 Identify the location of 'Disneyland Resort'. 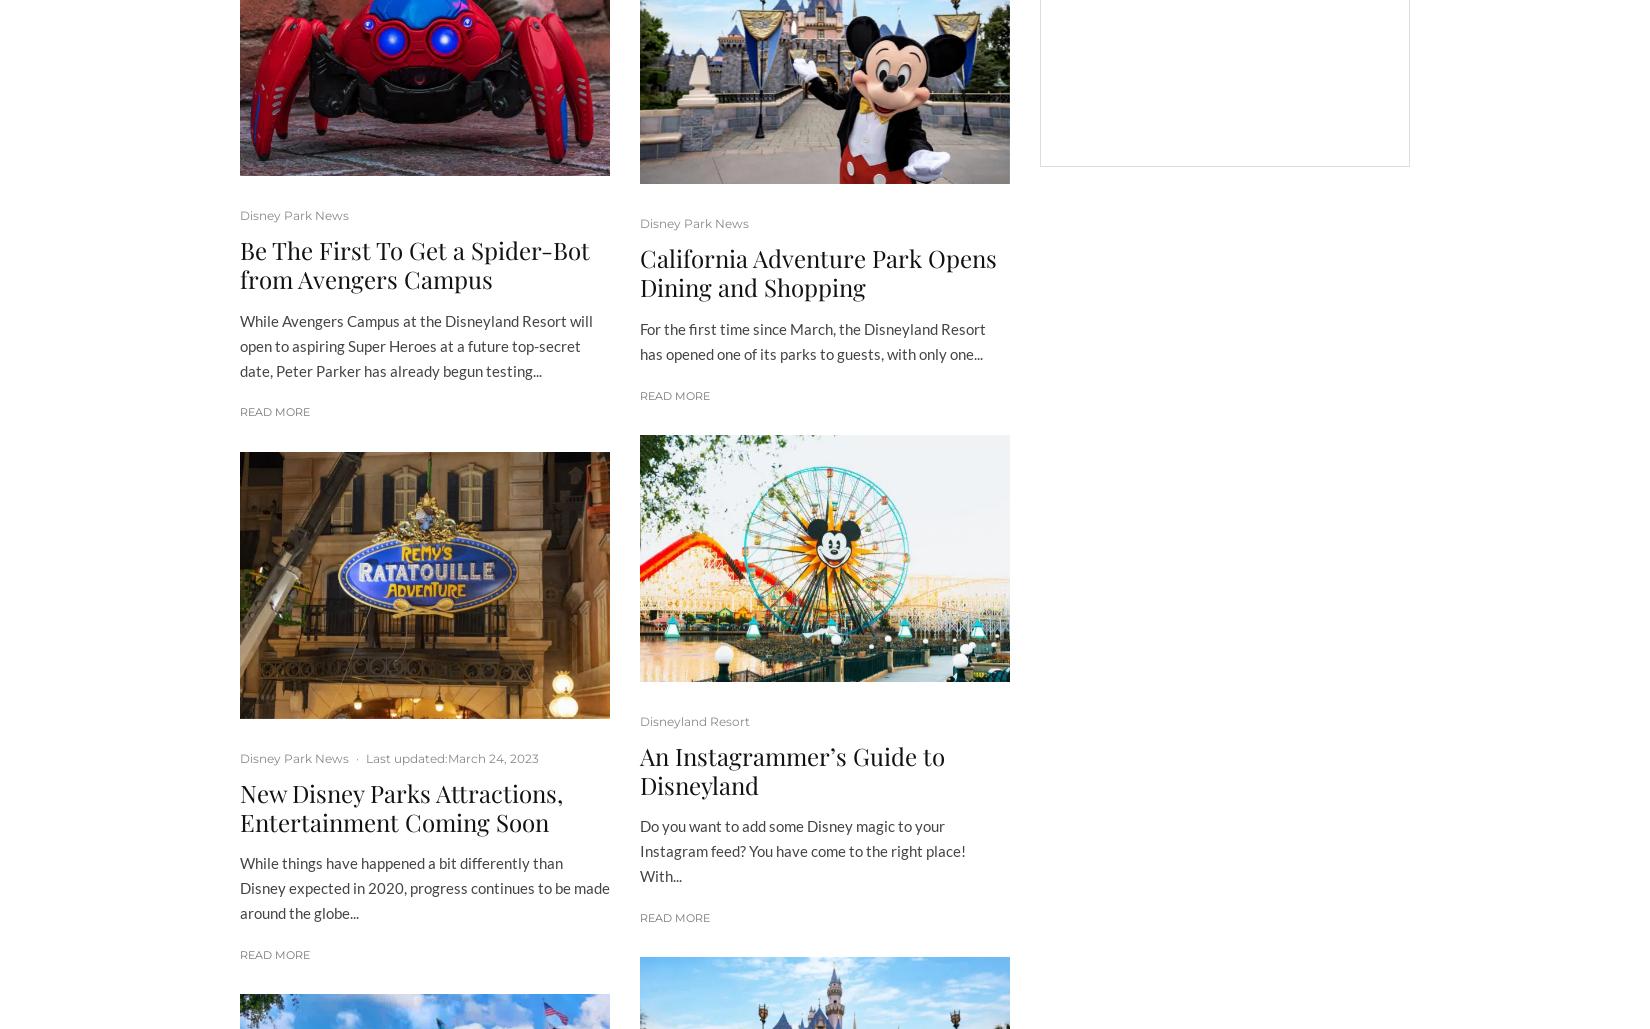
(693, 719).